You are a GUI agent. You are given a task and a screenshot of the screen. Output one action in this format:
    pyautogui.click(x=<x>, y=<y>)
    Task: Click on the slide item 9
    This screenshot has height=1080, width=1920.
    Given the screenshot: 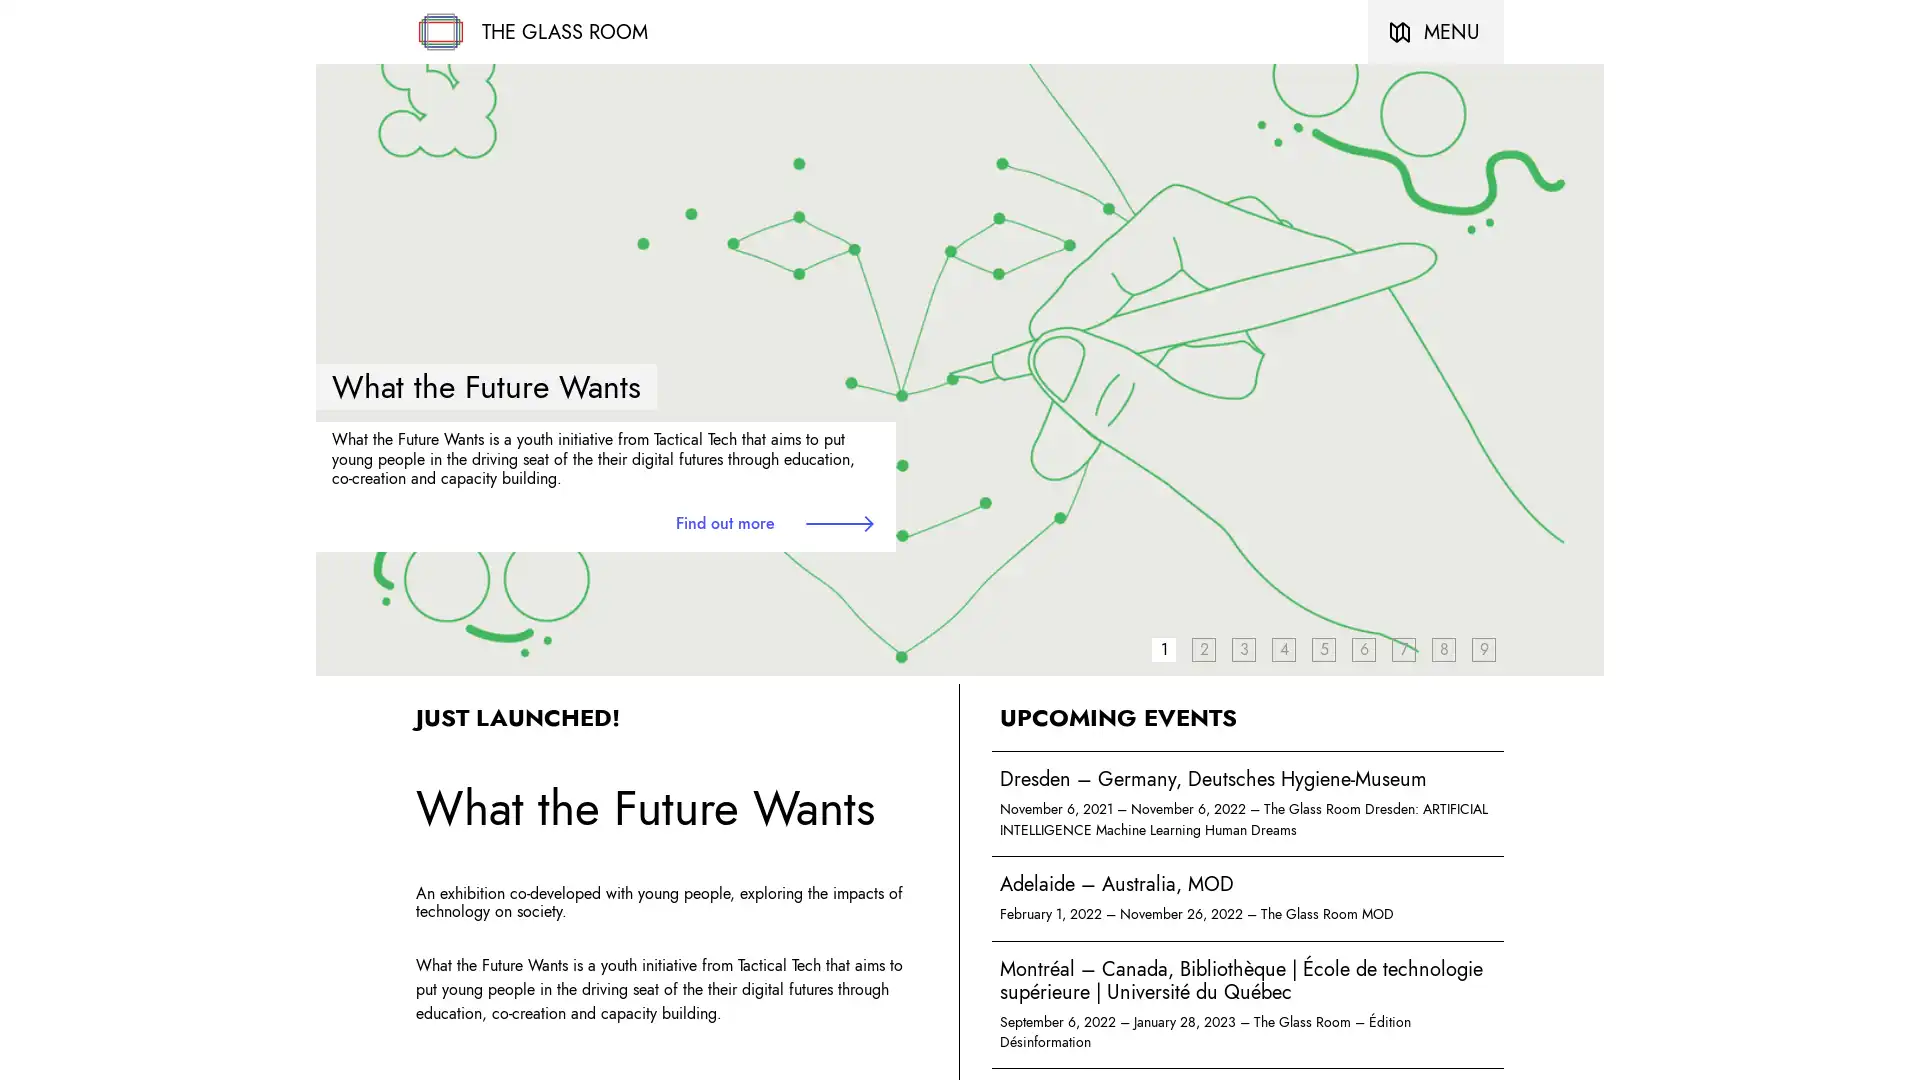 What is the action you would take?
    pyautogui.click(x=1483, y=648)
    